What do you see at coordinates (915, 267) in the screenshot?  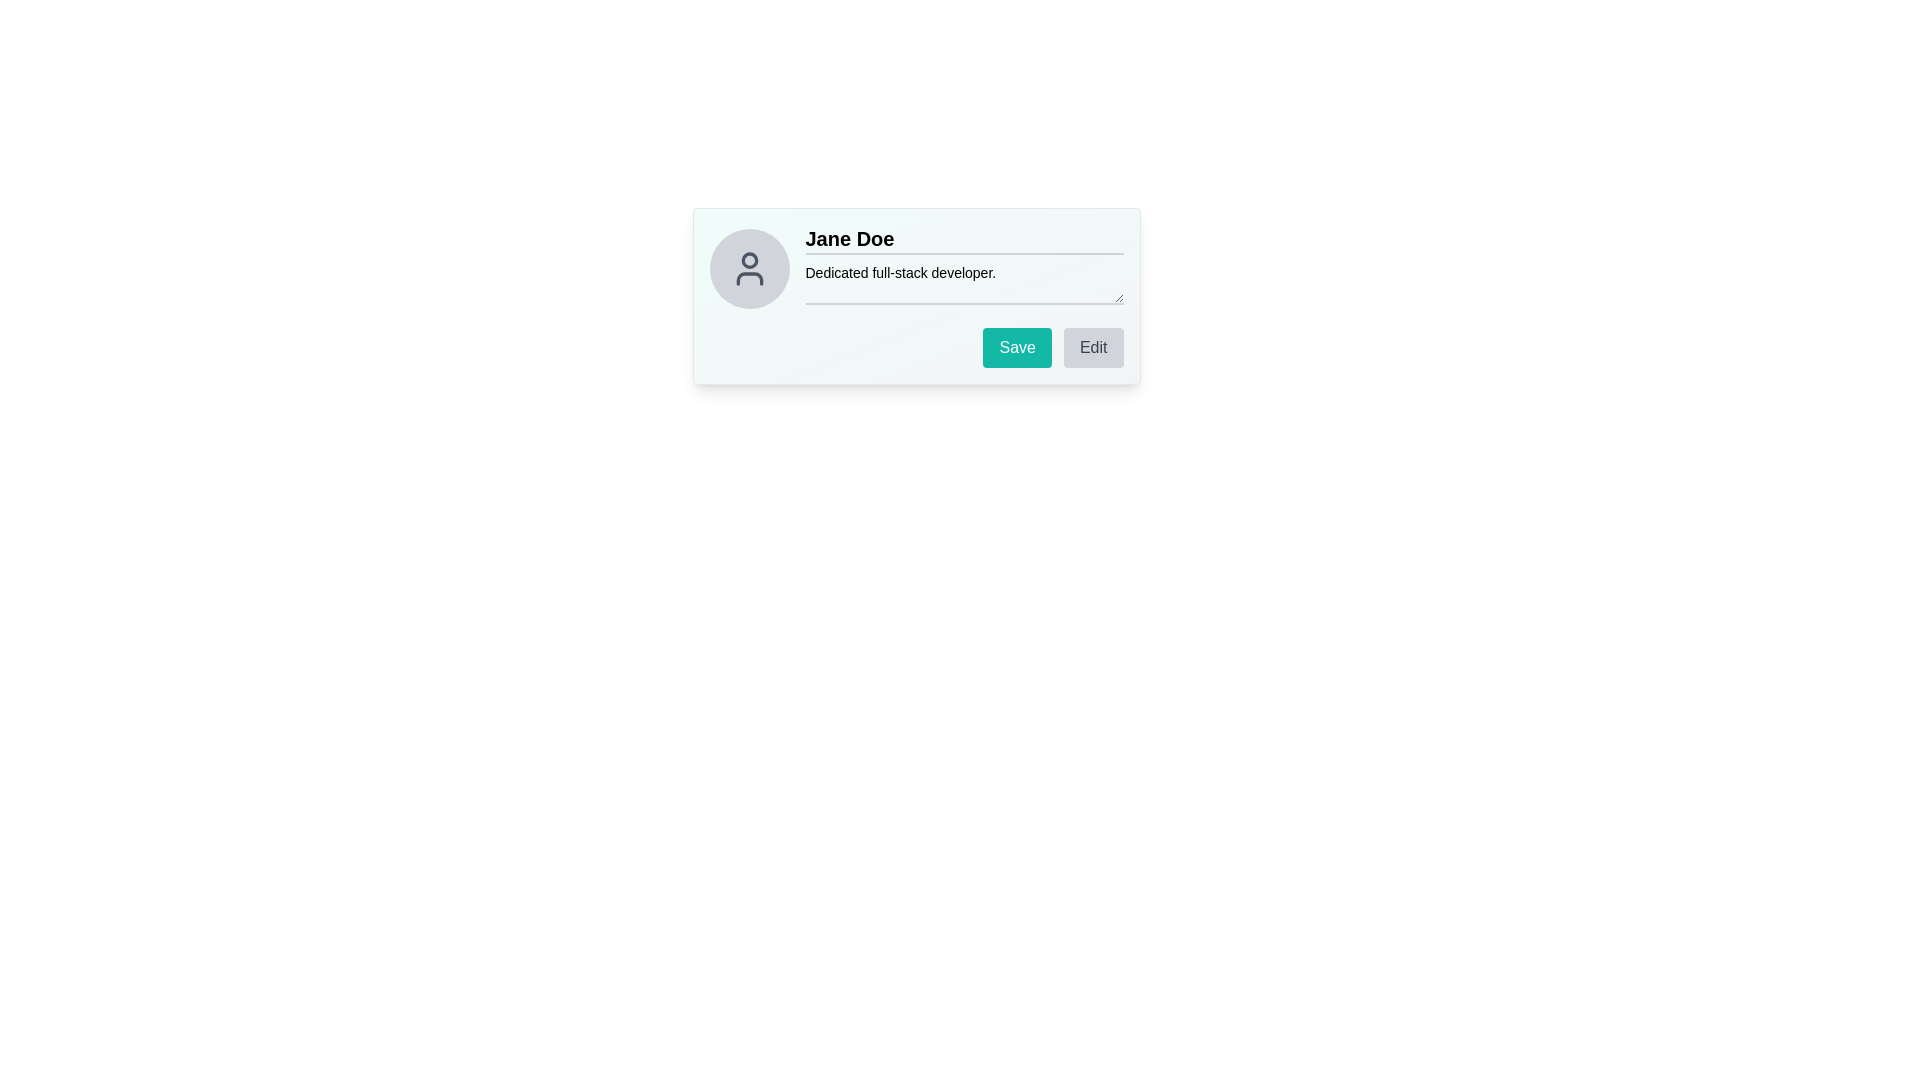 I see `the static text block that states 'Dedicated full-stack developer.' located beneath the name 'Jane Doe' in the user profile card` at bounding box center [915, 267].